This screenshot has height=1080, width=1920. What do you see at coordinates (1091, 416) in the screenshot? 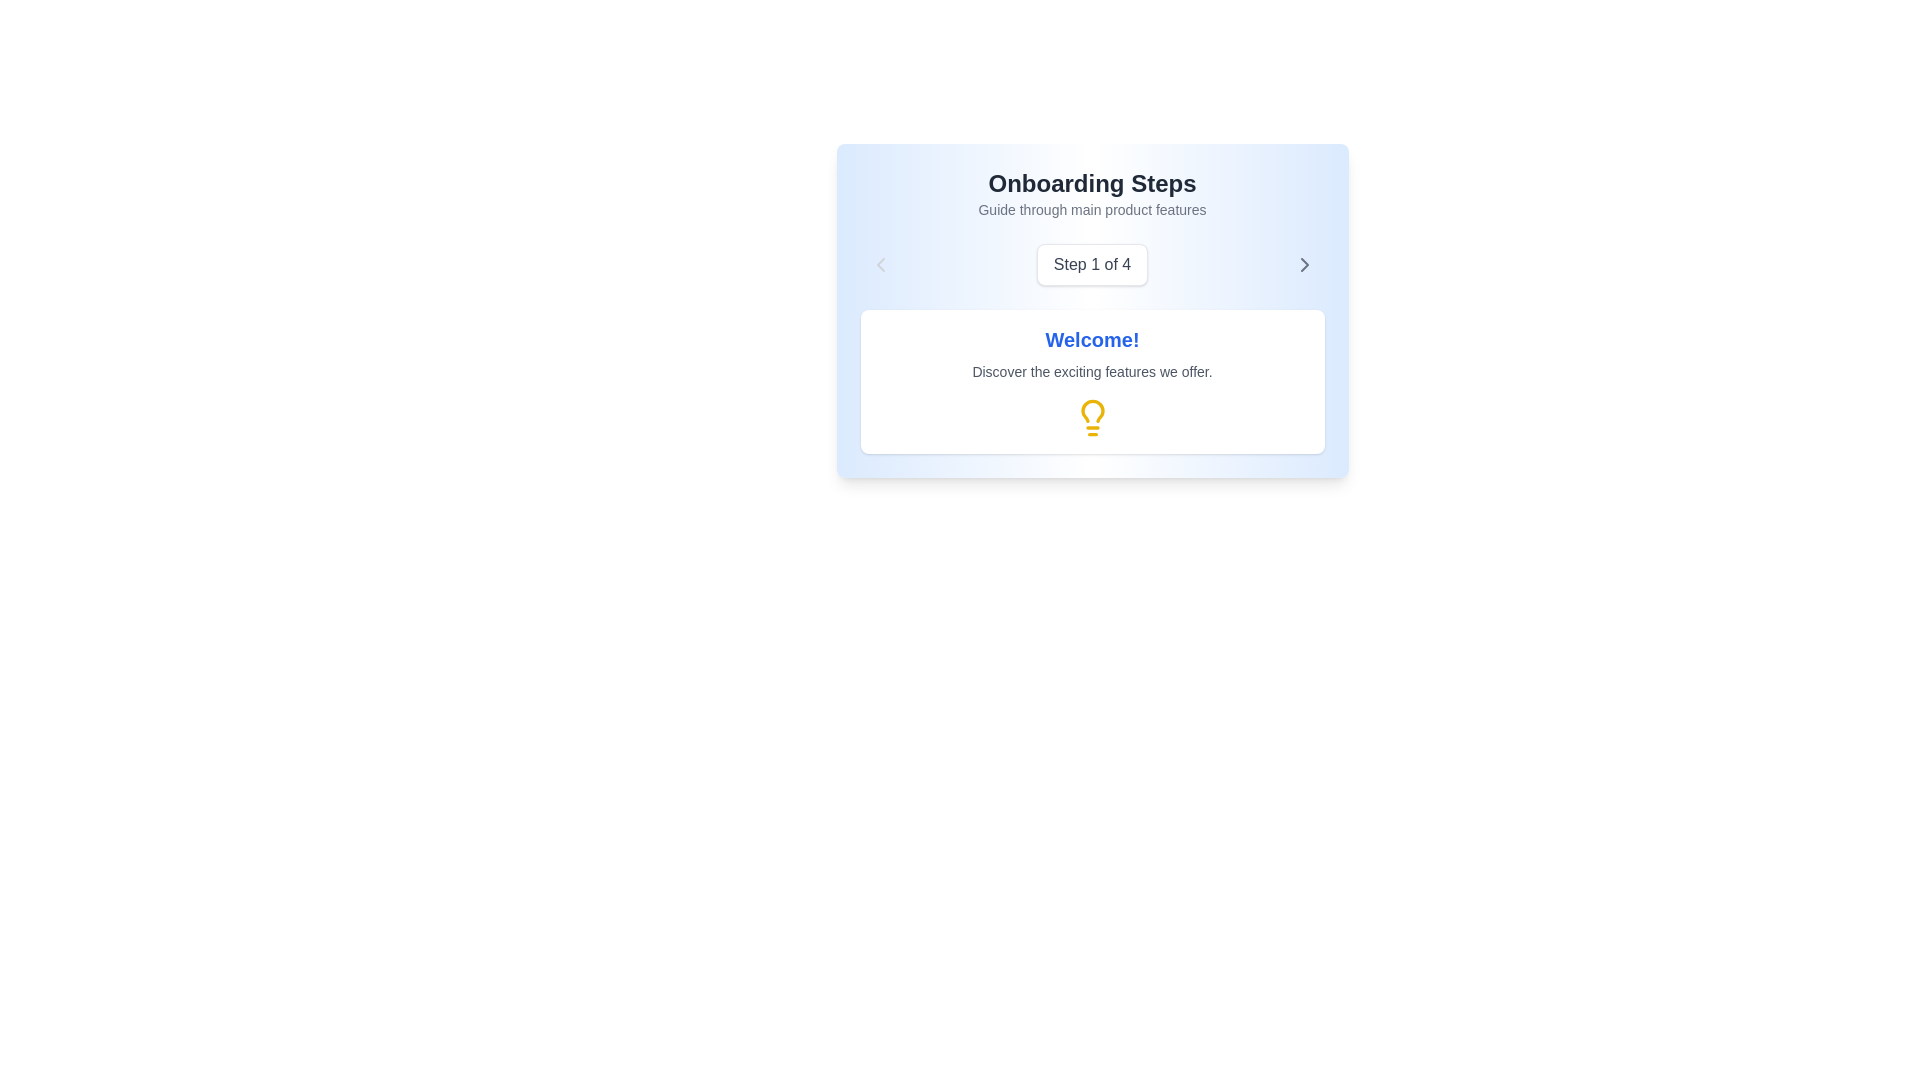
I see `the decorative icon located centrally beneath the description text in the card component which contains the heading 'Welcome!' and the text 'Discover the exciting features we offer.'` at bounding box center [1091, 416].